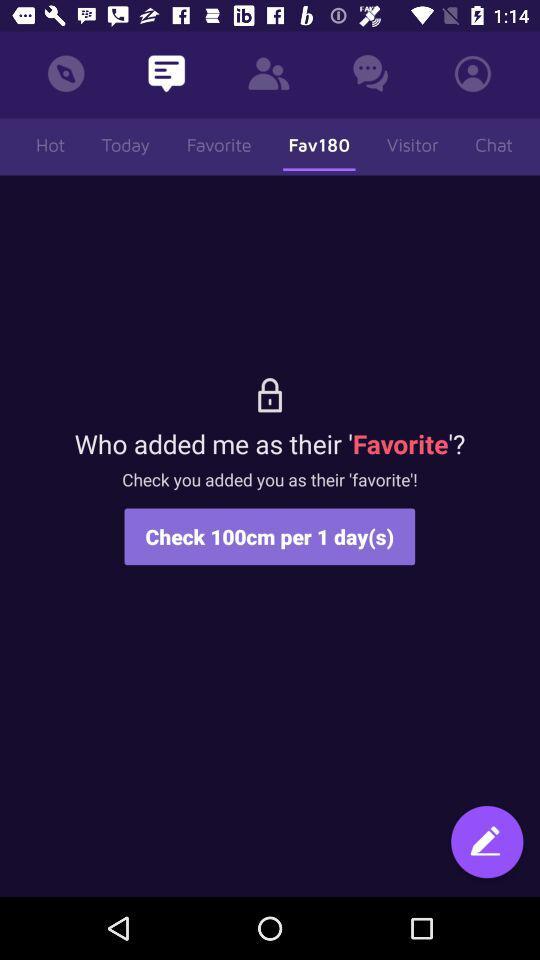 The image size is (540, 960). What do you see at coordinates (486, 843) in the screenshot?
I see `new text` at bounding box center [486, 843].